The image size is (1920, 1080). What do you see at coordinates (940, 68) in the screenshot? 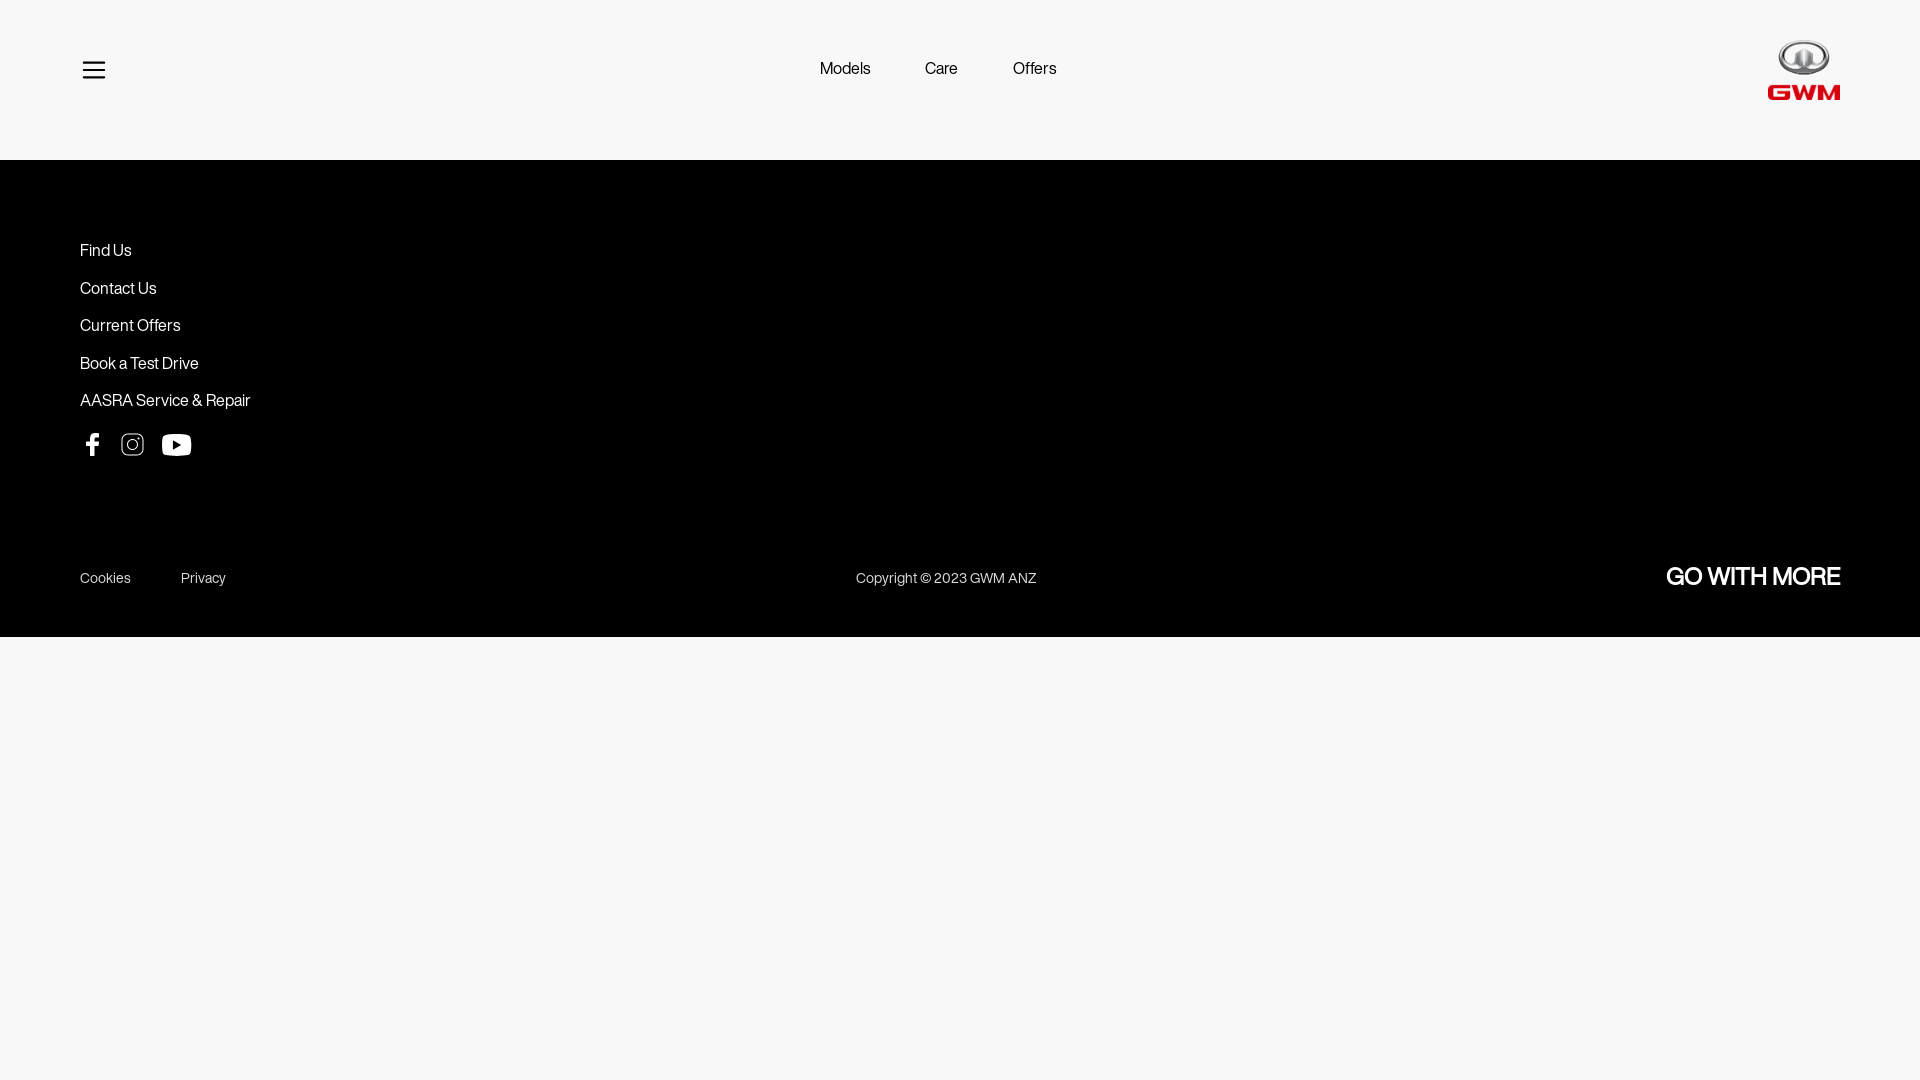
I see `'Care'` at bounding box center [940, 68].